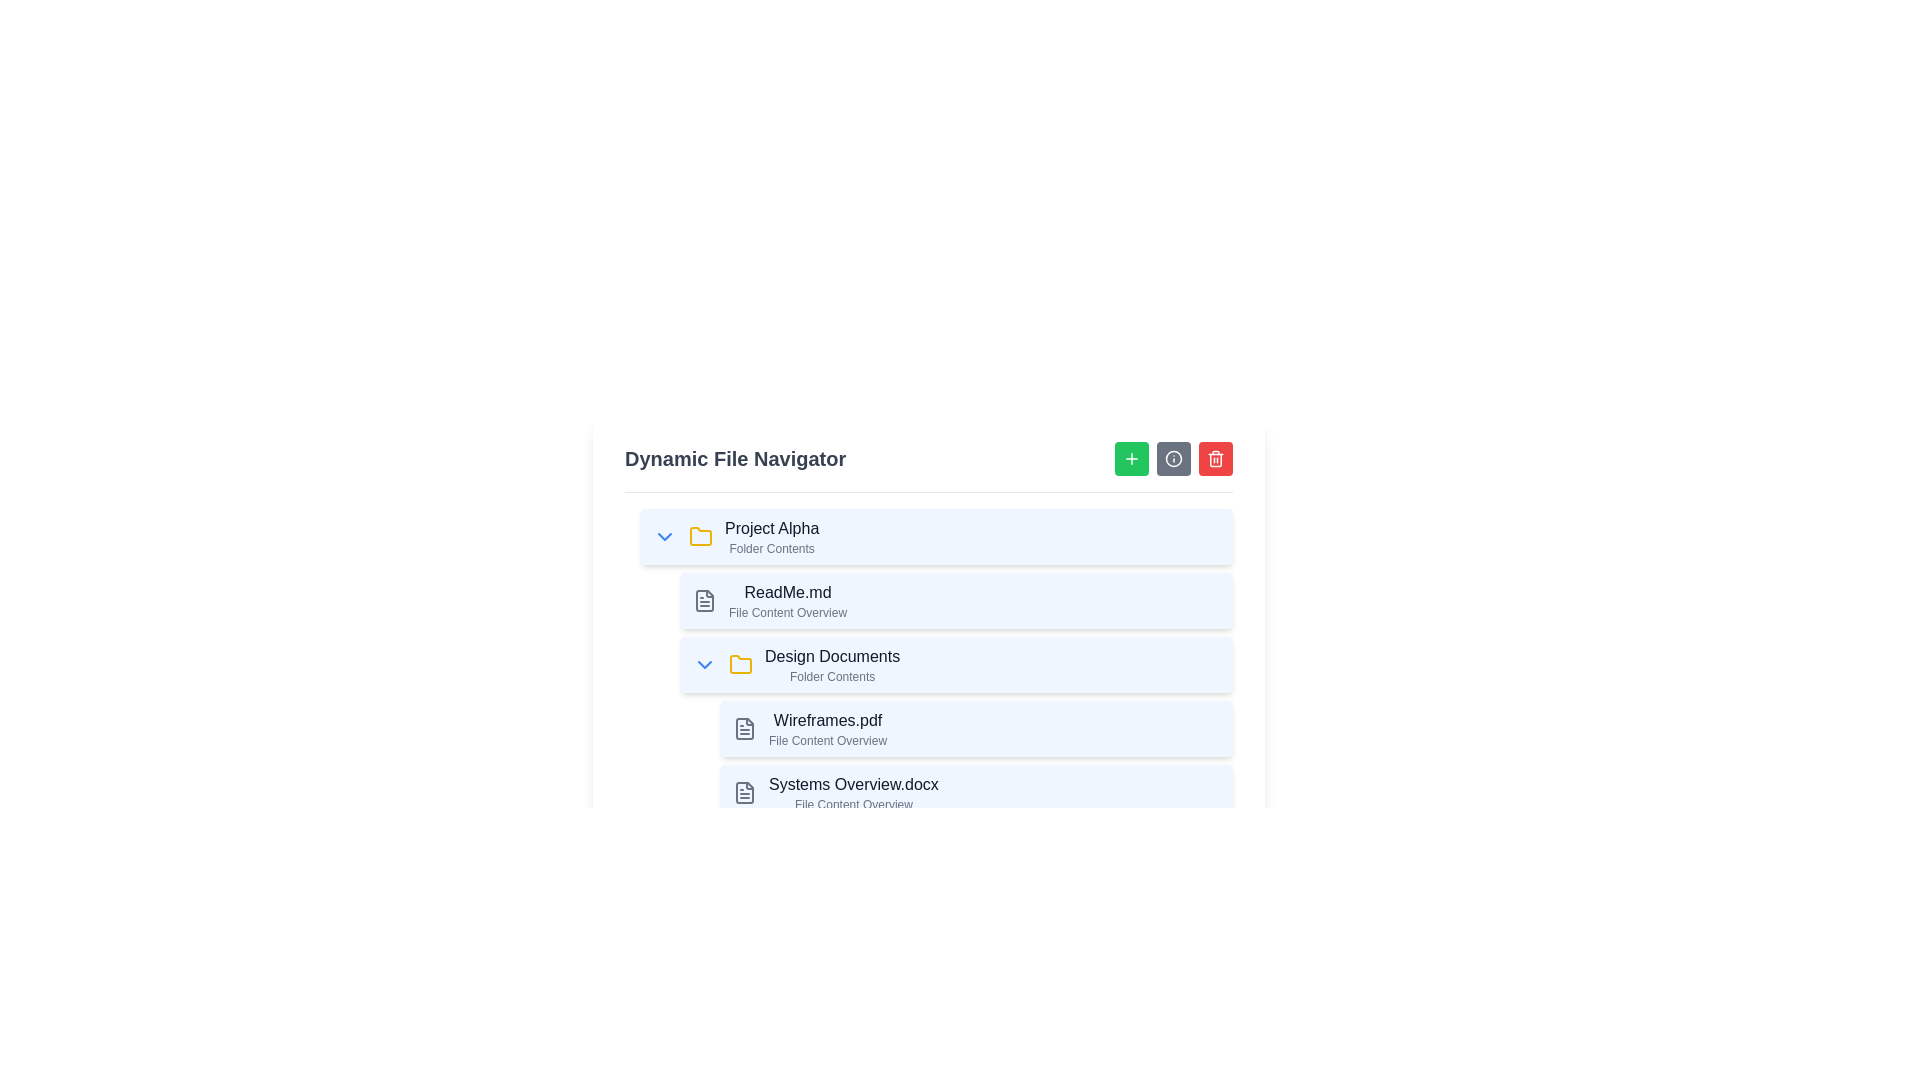  What do you see at coordinates (853, 804) in the screenshot?
I see `the 'File Content Overview' text label, which is styled with a small font size and gray color, located directly below 'Systems Overview.docx'` at bounding box center [853, 804].